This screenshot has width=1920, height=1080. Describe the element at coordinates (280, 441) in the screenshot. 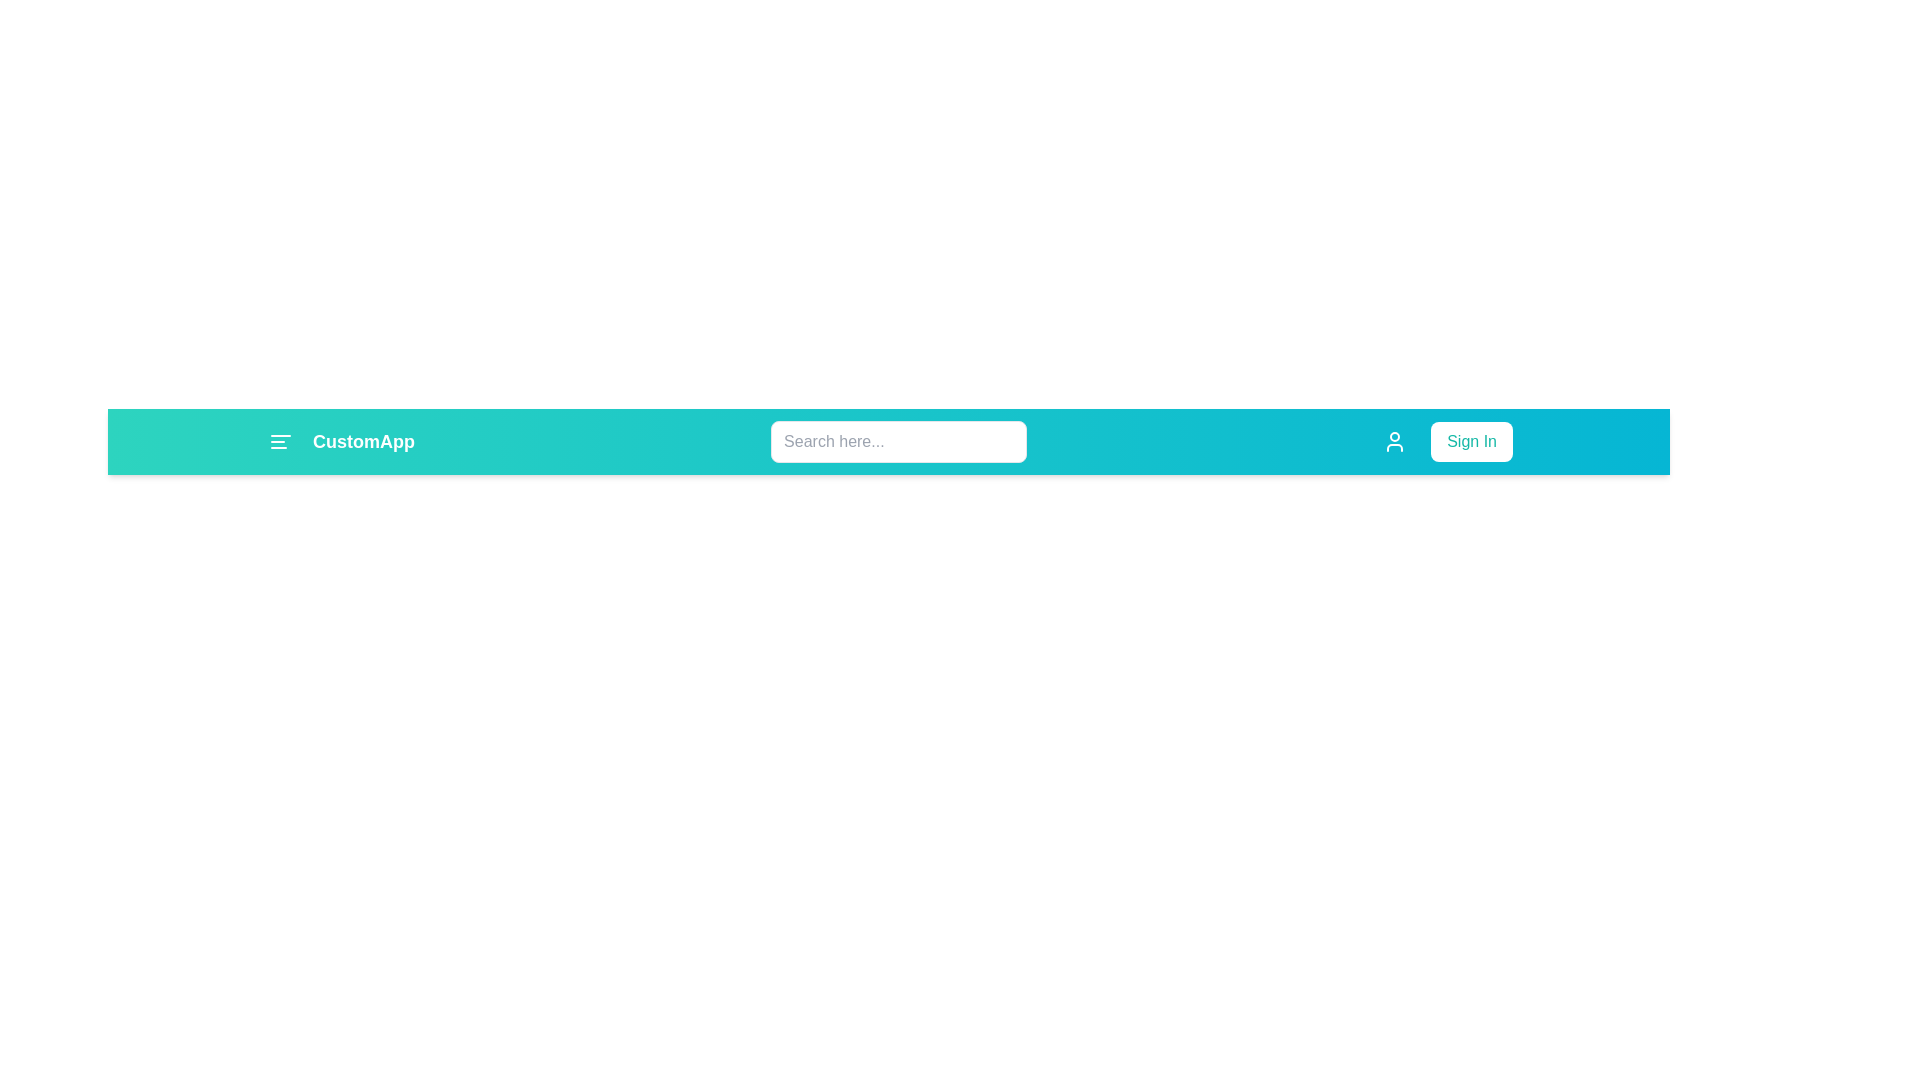

I see `the menu button to toggle the menu` at that location.